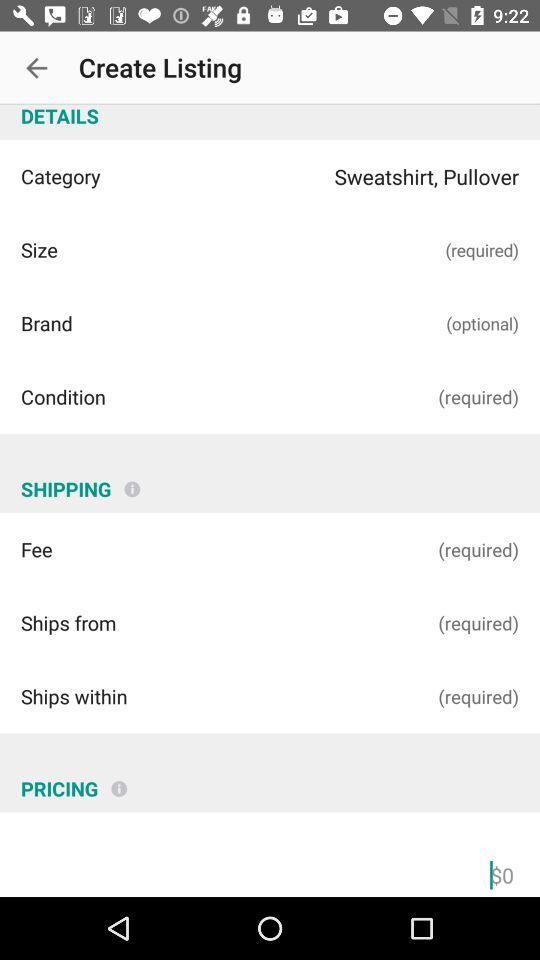 The width and height of the screenshot is (540, 960). Describe the element at coordinates (119, 781) in the screenshot. I see `the item next to pricing icon` at that location.